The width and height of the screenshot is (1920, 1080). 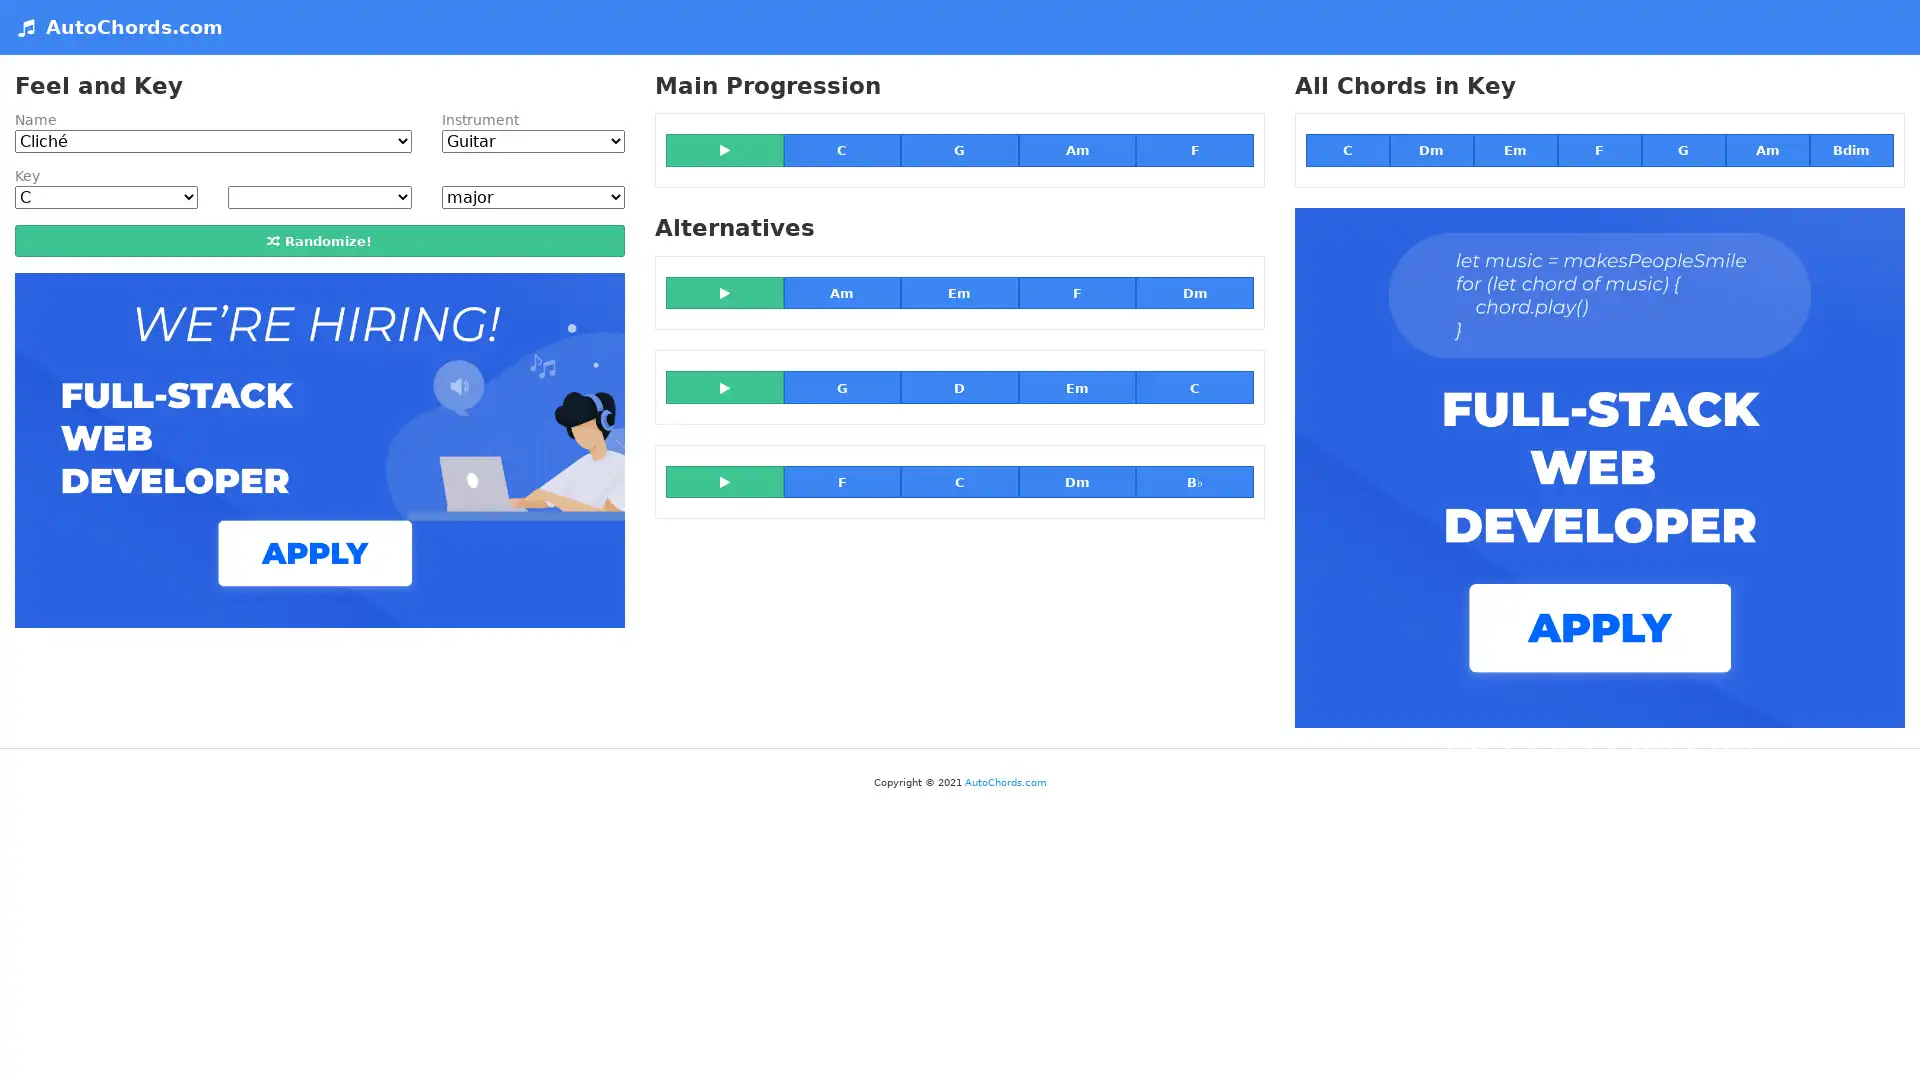 What do you see at coordinates (1194, 293) in the screenshot?
I see `Dm` at bounding box center [1194, 293].